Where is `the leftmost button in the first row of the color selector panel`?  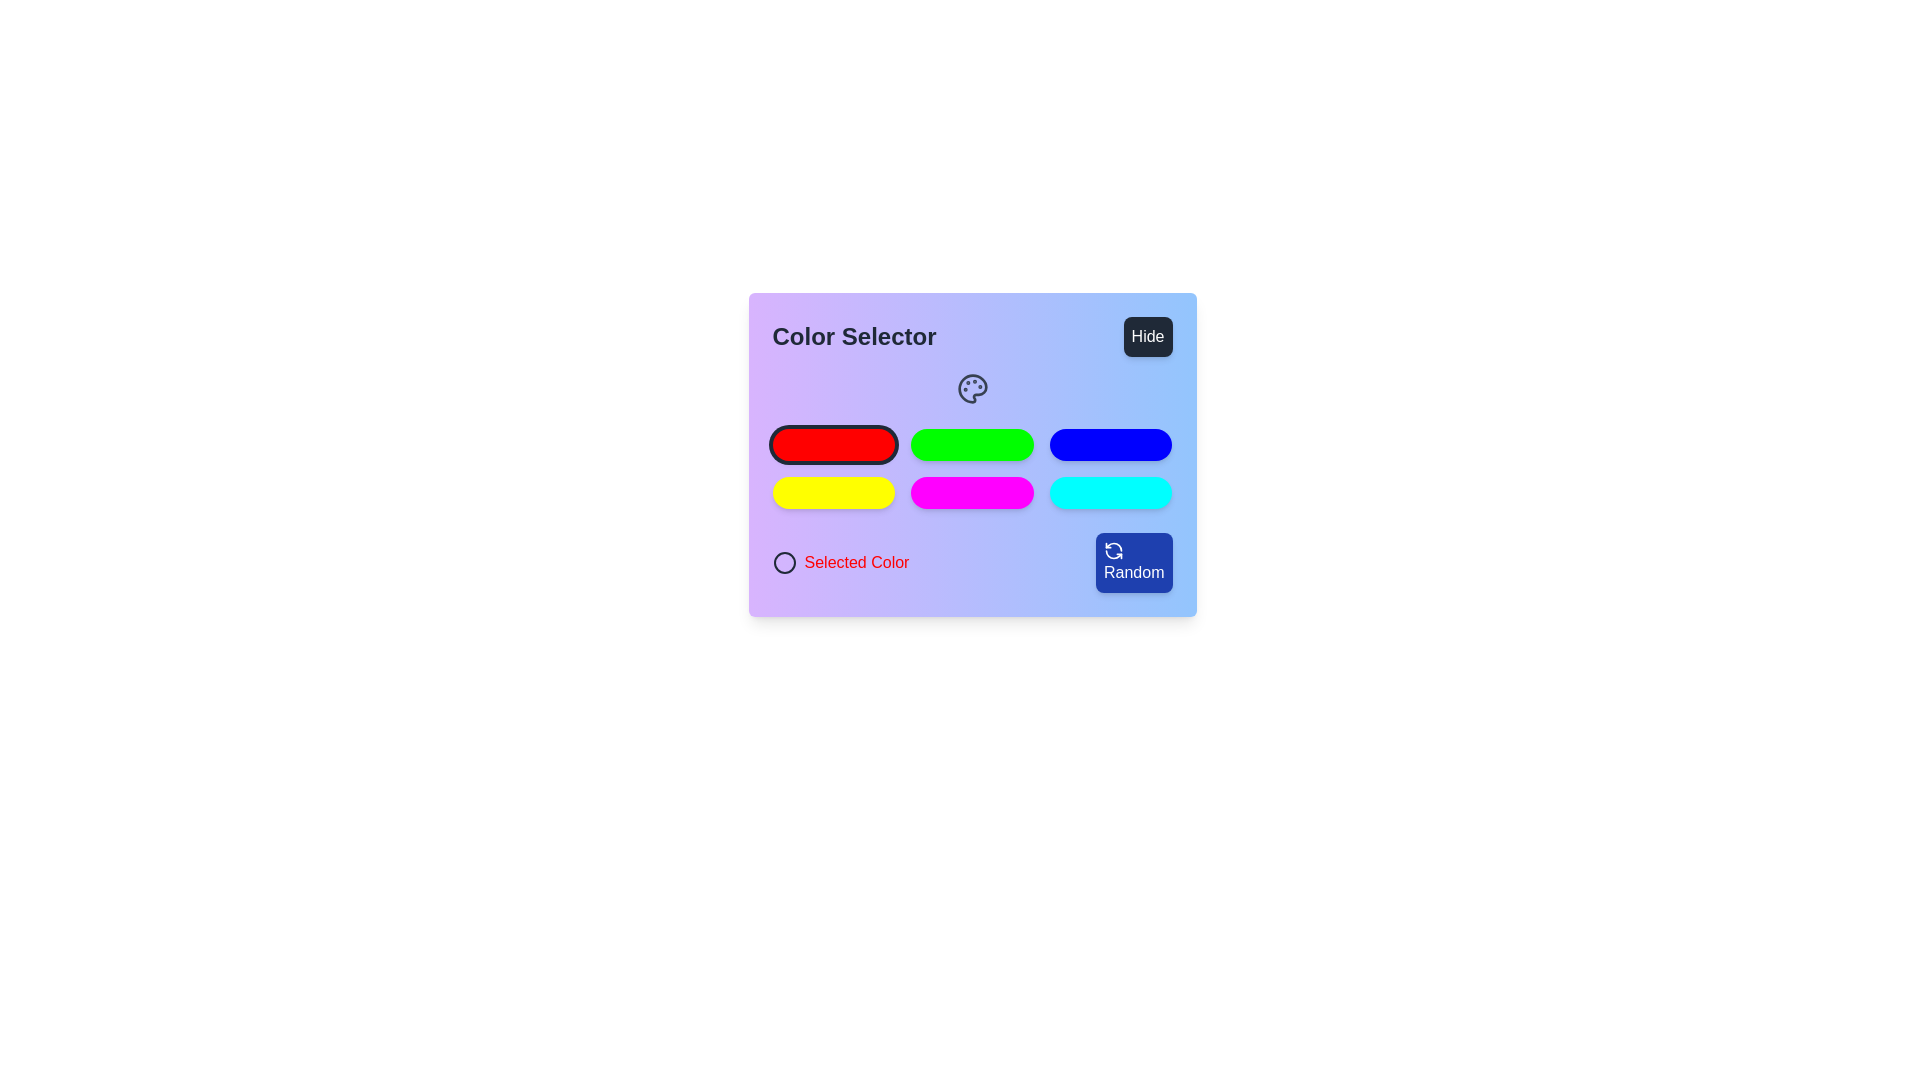
the leftmost button in the first row of the color selector panel is located at coordinates (833, 443).